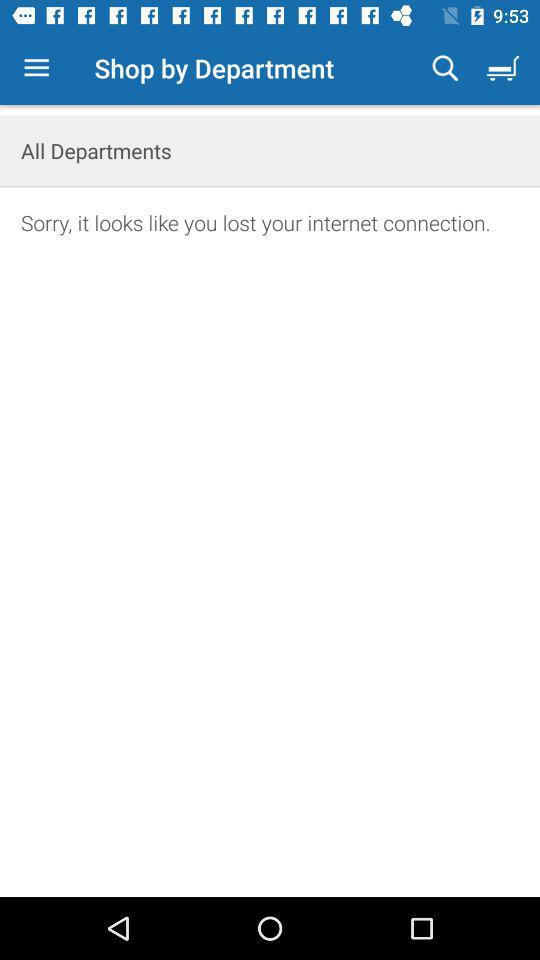  What do you see at coordinates (445, 68) in the screenshot?
I see `the icon next to the shop by department icon` at bounding box center [445, 68].